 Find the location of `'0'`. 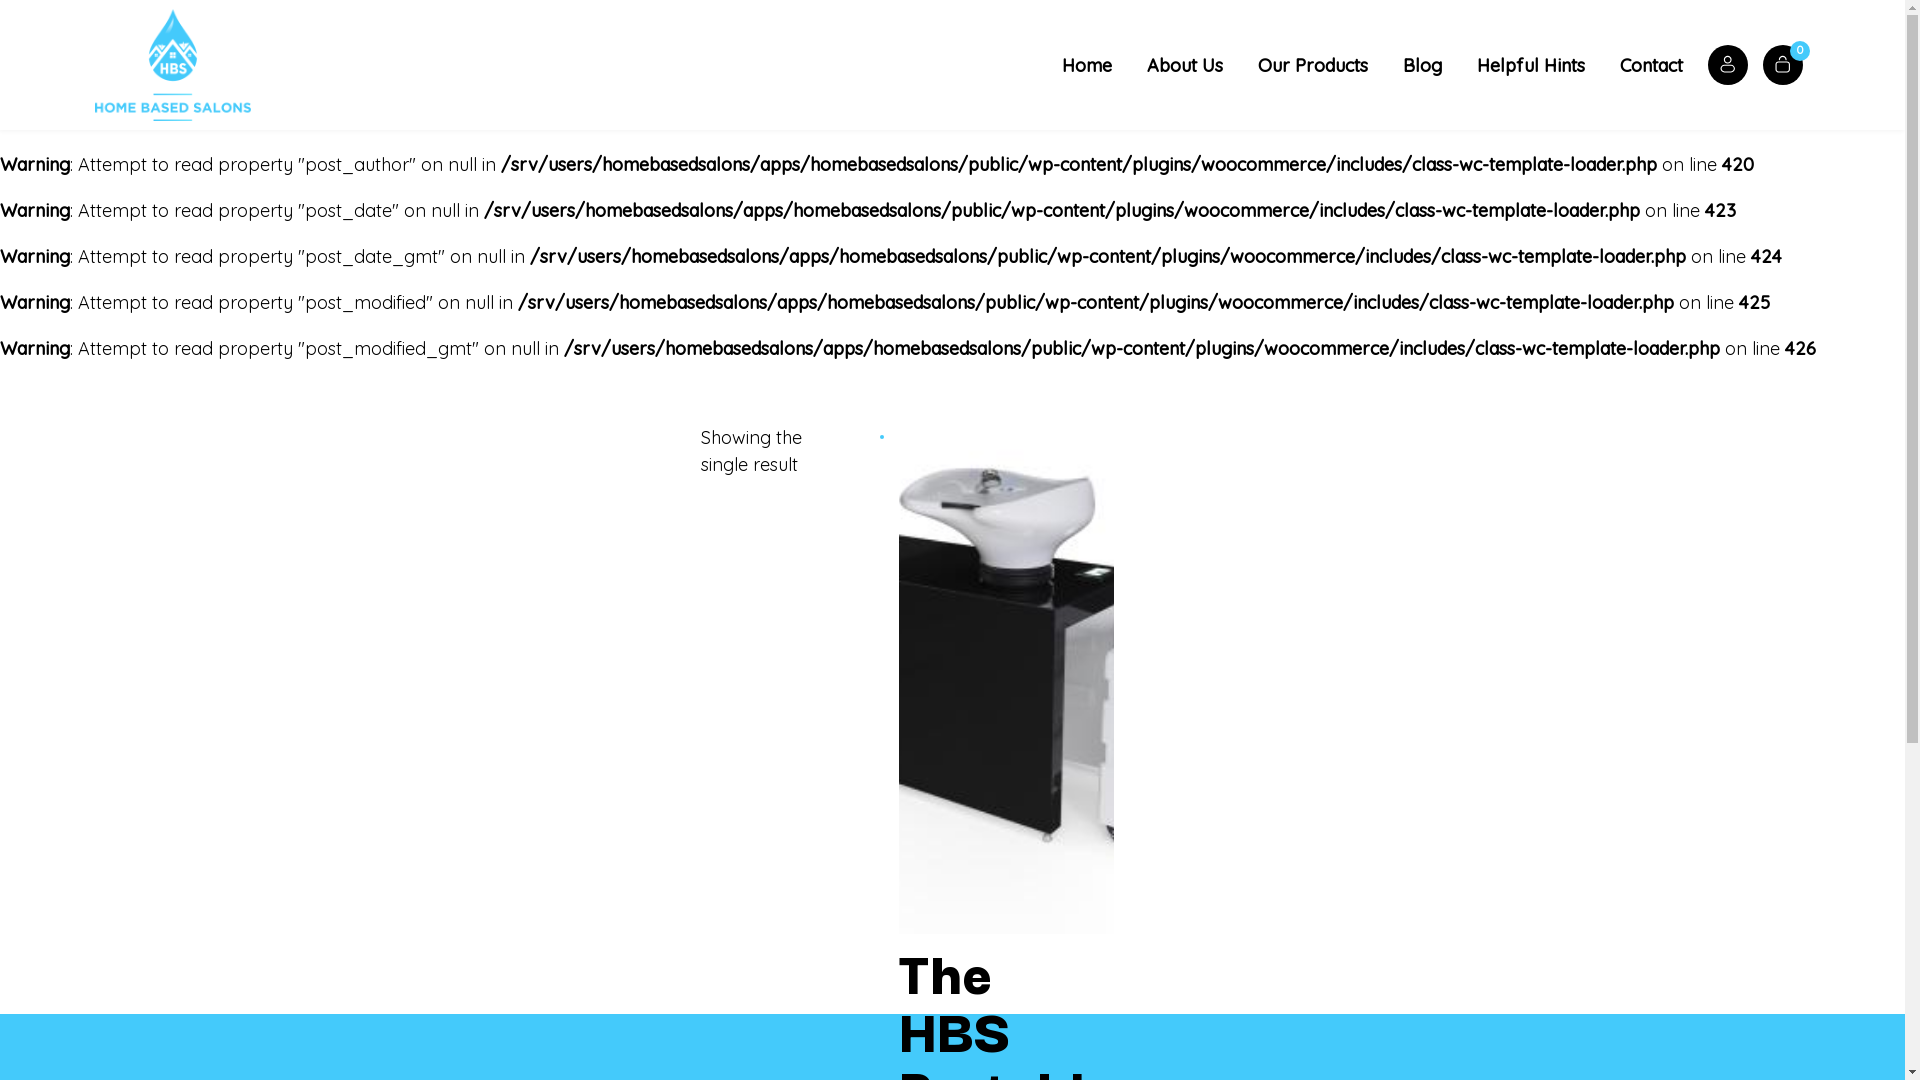

'0' is located at coordinates (1782, 64).